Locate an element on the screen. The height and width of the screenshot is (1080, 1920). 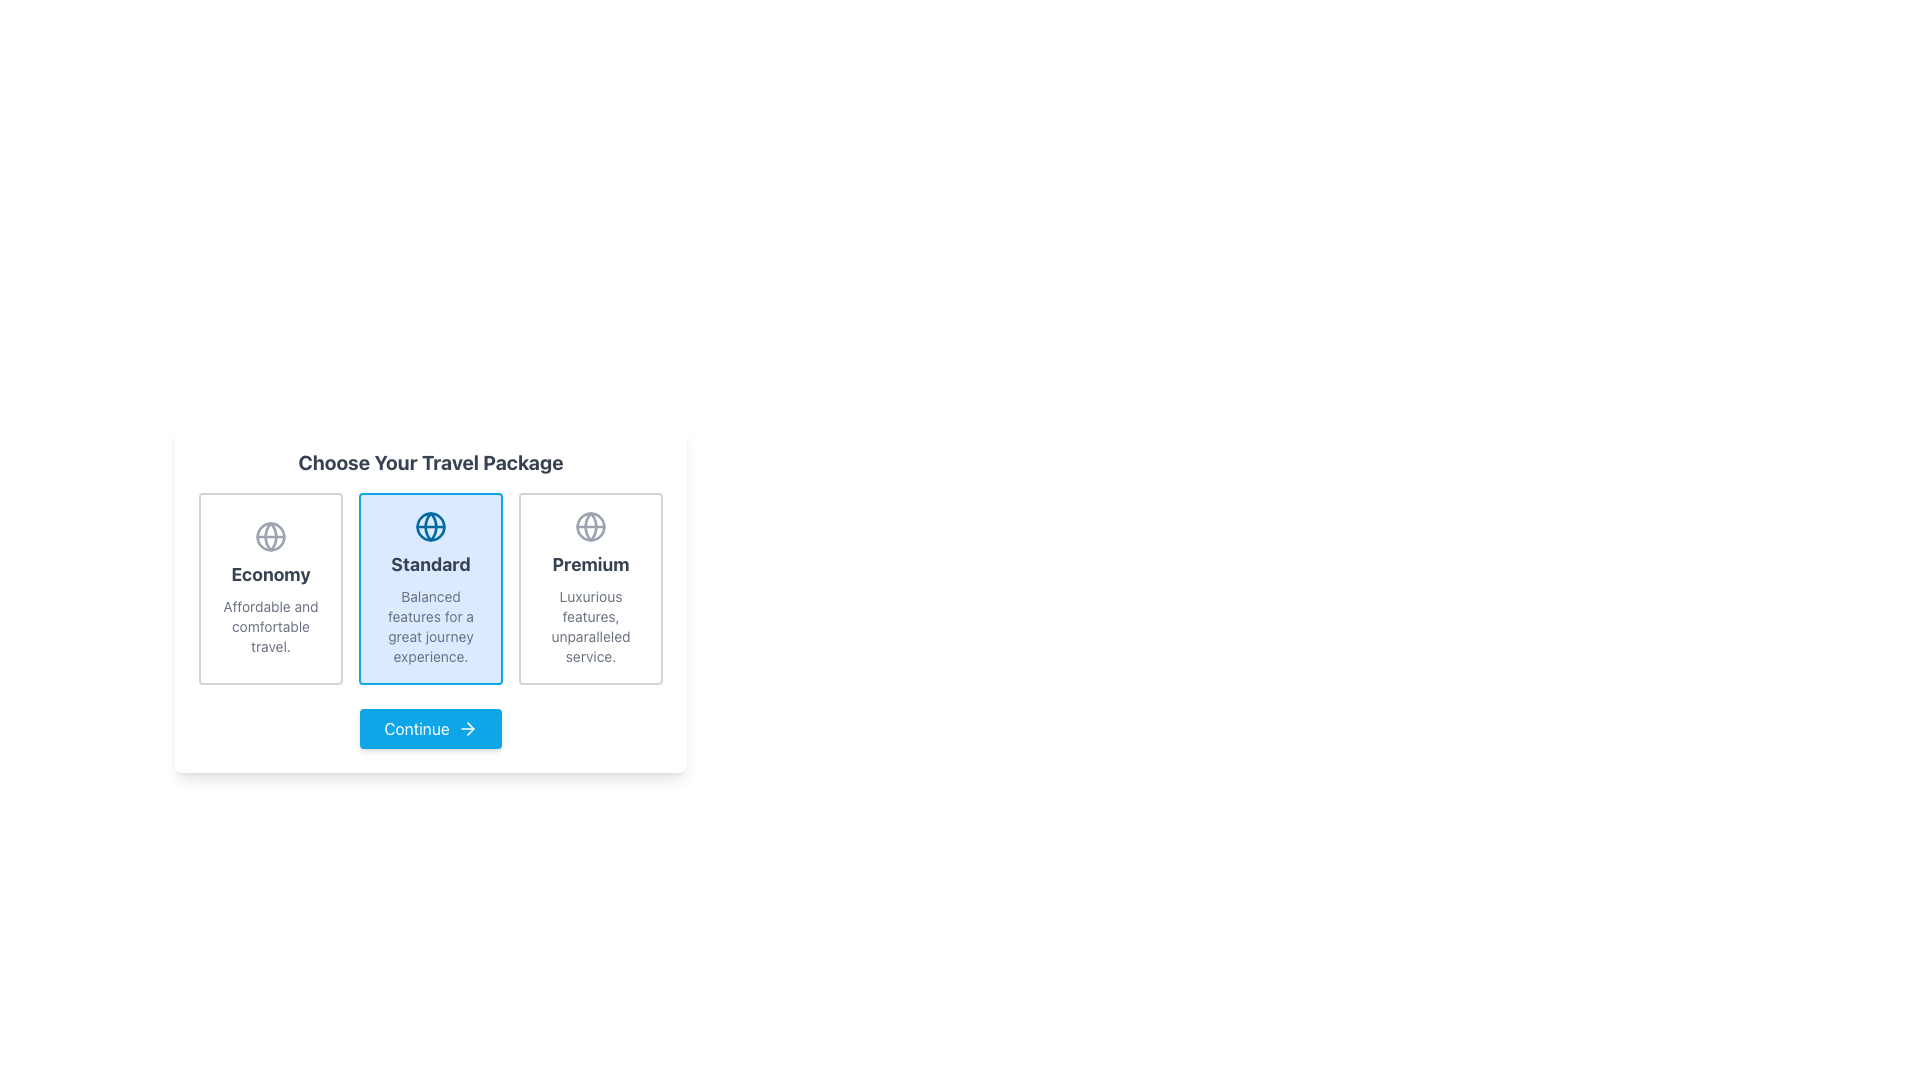
the 'Premium' interactive selection card, which features a bold gray header, a globe icon, and descriptive text about luxurious features, located in the center of a grid of three travel package options is located at coordinates (589, 588).